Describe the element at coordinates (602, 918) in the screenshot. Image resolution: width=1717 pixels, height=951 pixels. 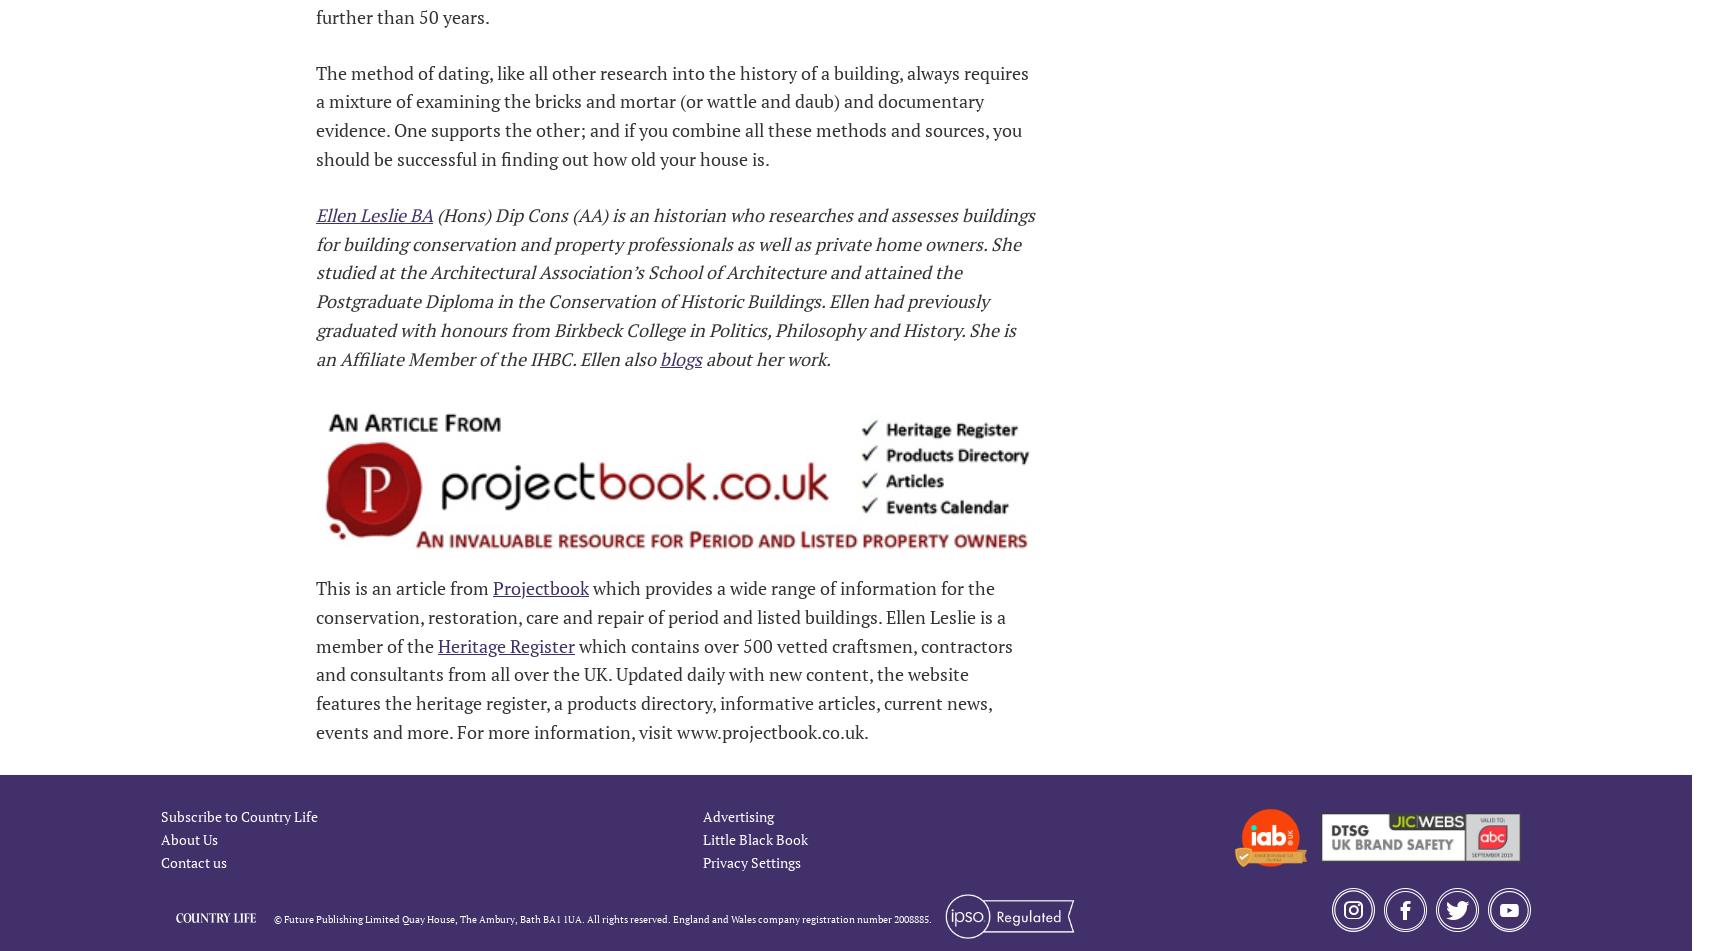
I see `'© Future Publishing Limited Quay House, The Ambury, Bath BA1 1UA. All rights reserved. England and Wales company registration number 2008885.'` at that location.